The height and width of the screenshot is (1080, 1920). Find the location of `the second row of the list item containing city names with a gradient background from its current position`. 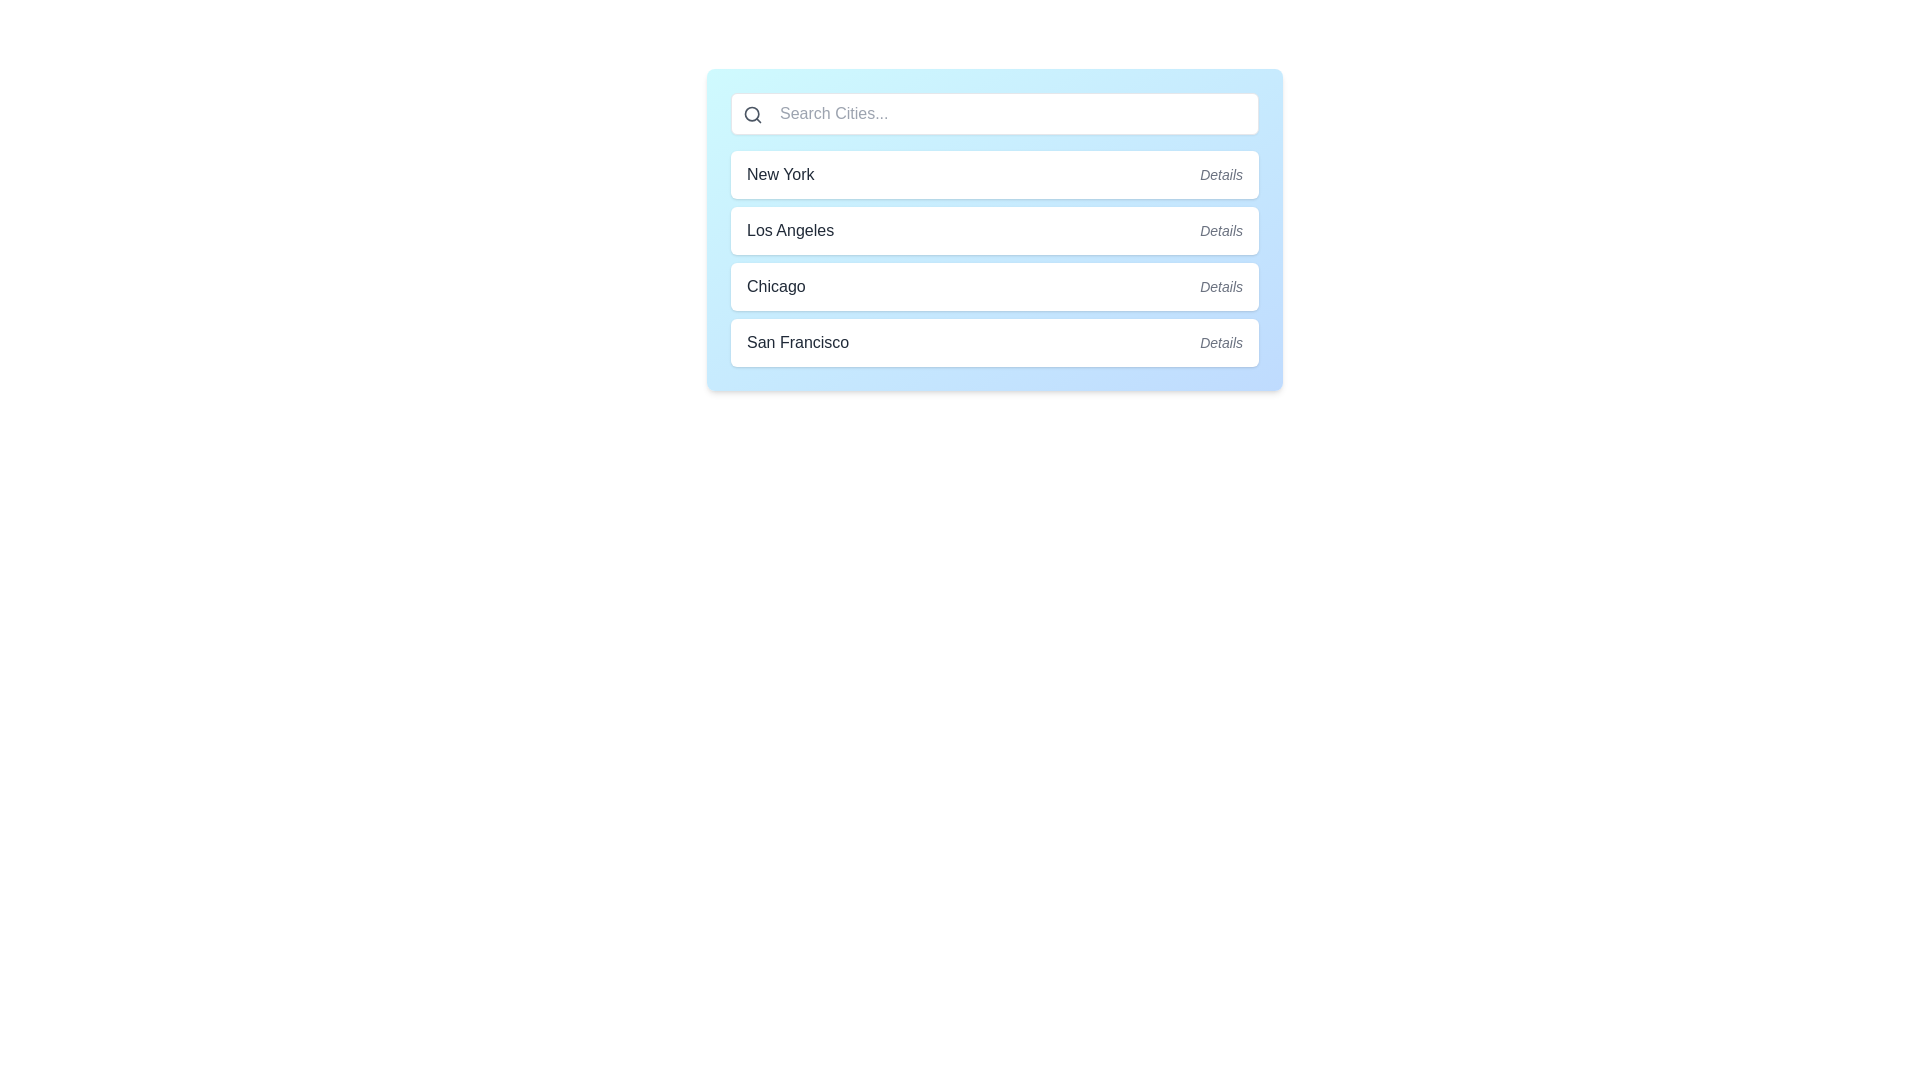

the second row of the list item containing city names with a gradient background from its current position is located at coordinates (994, 229).